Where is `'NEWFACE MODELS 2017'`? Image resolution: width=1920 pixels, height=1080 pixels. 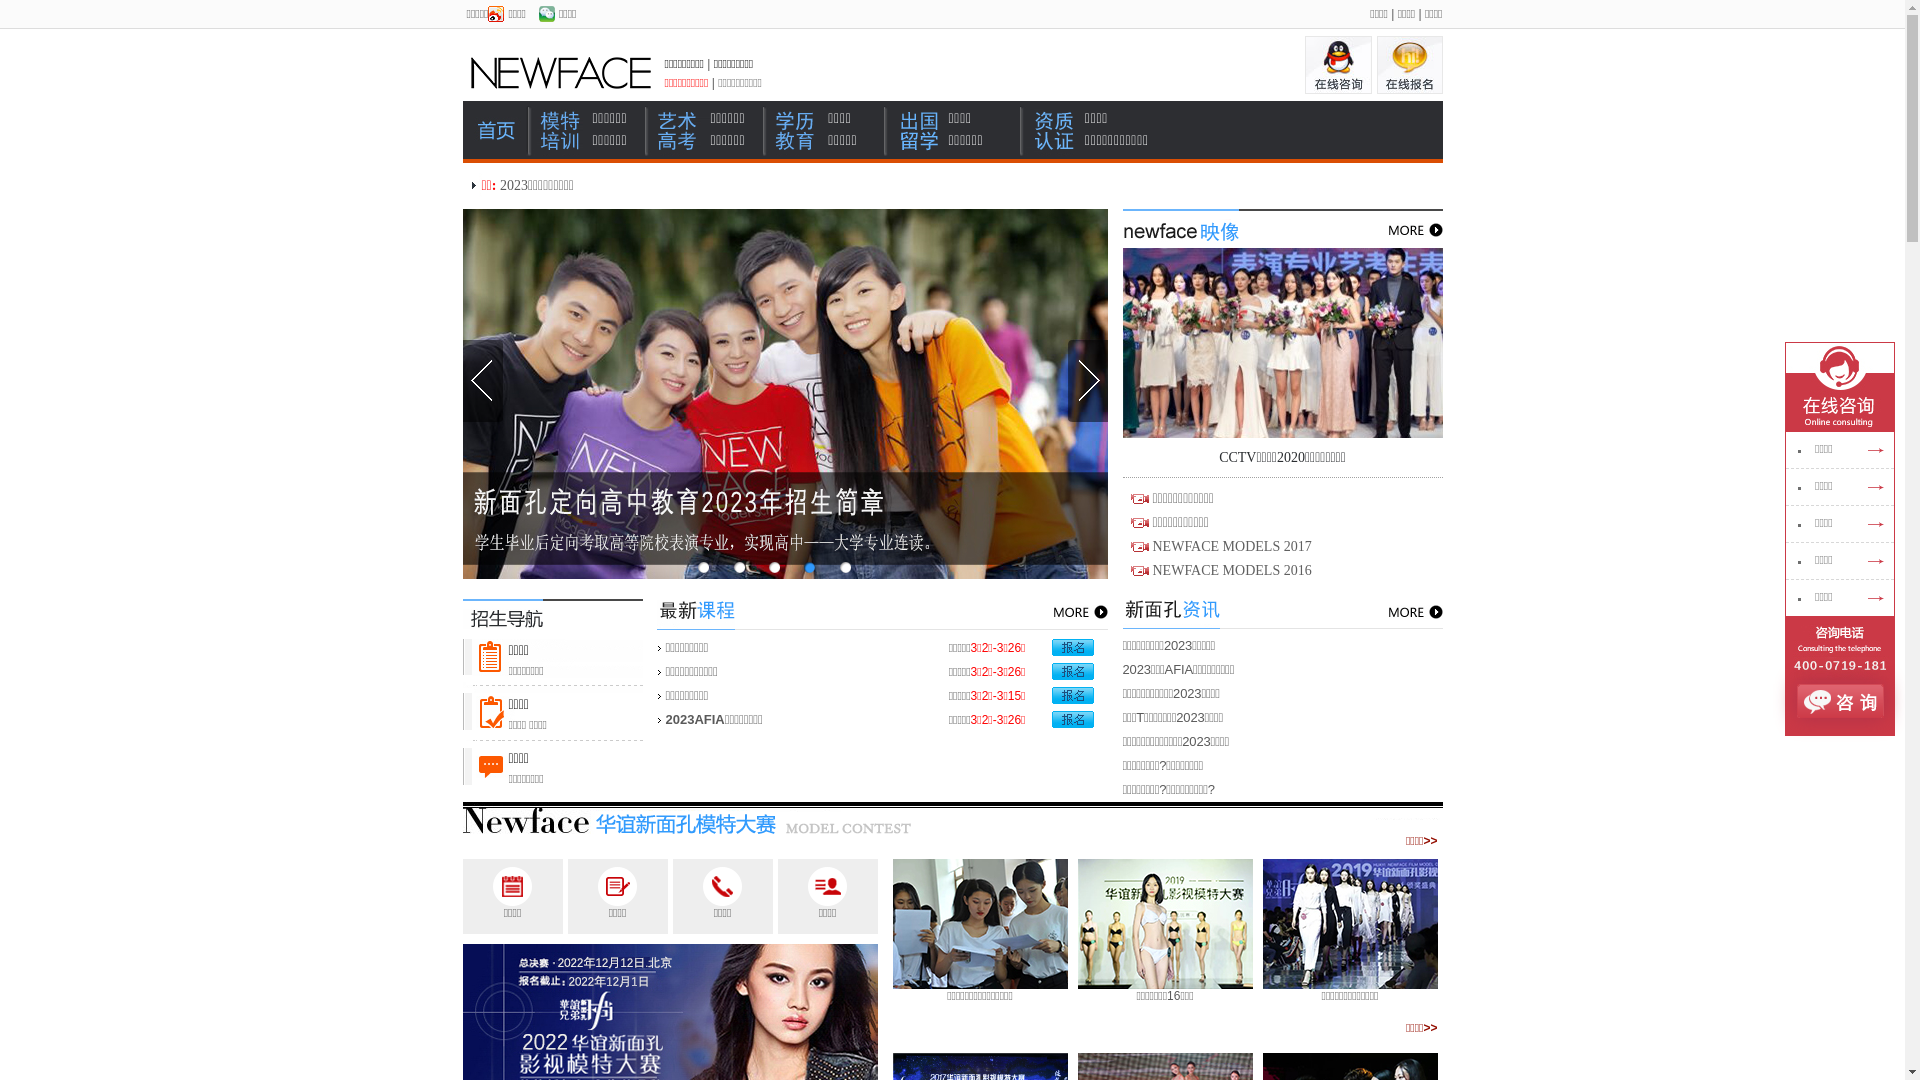 'NEWFACE MODELS 2017' is located at coordinates (1230, 546).